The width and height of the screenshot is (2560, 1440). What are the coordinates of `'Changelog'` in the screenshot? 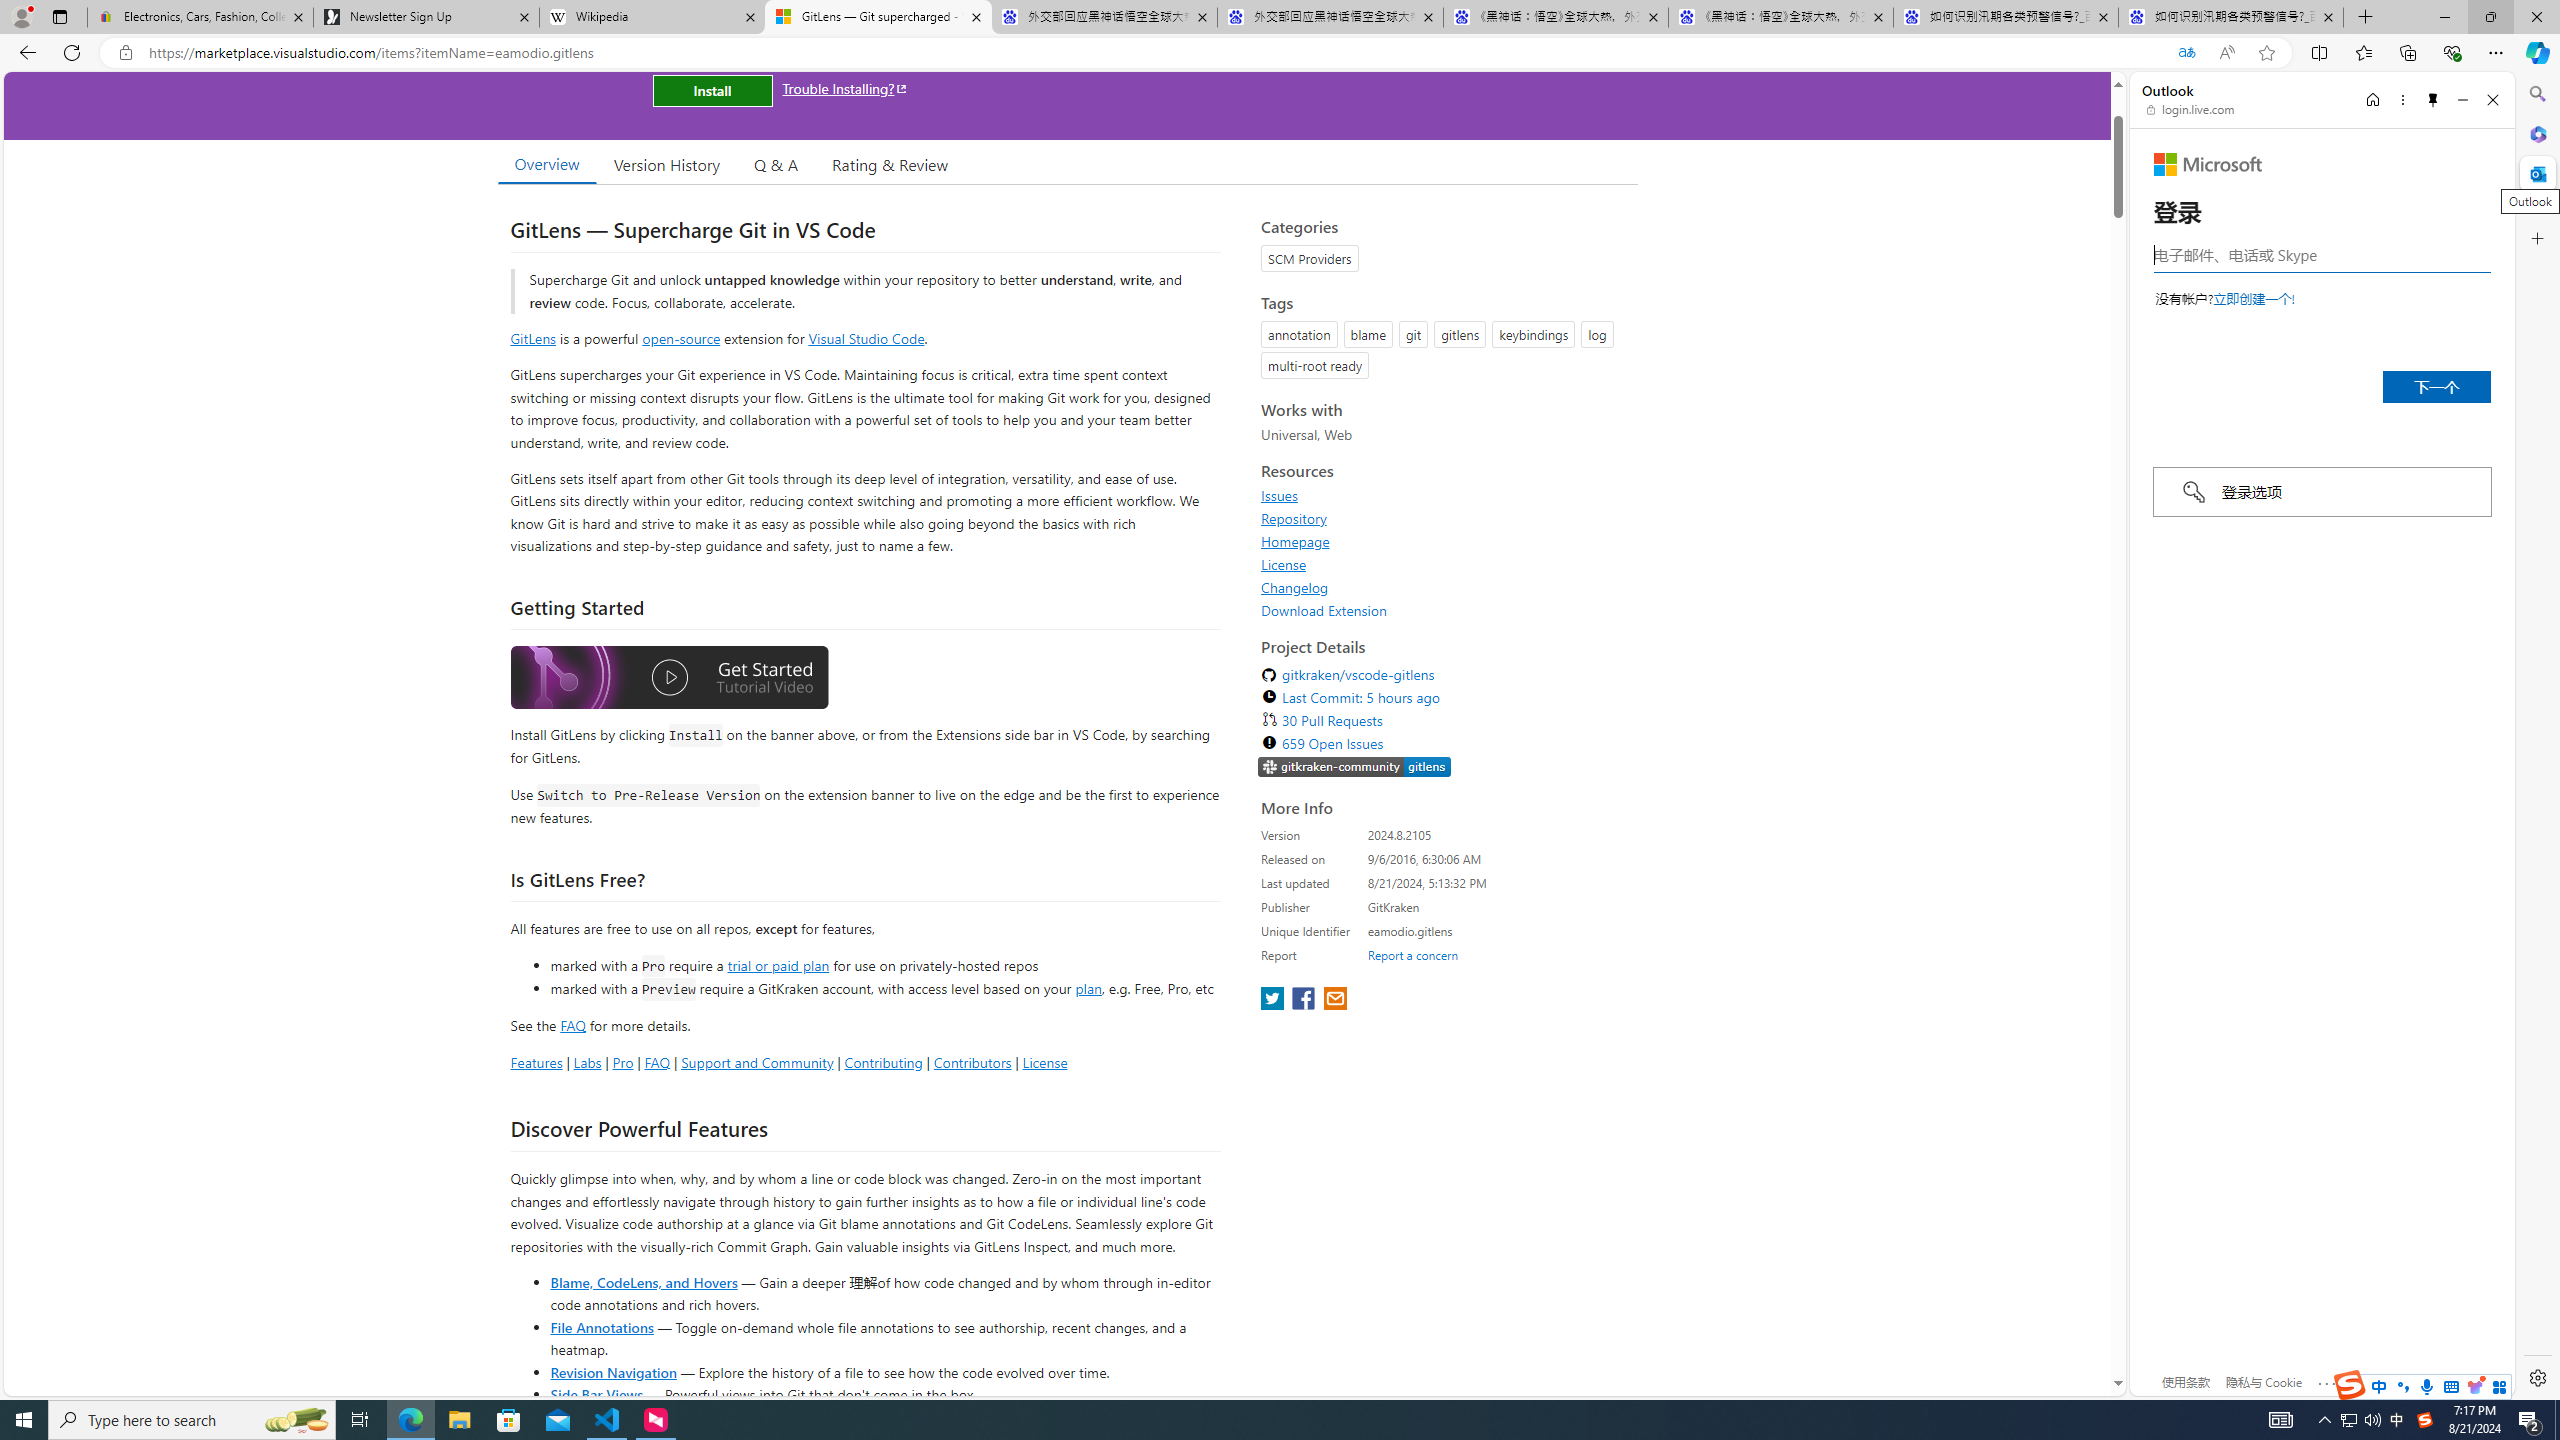 It's located at (1295, 586).